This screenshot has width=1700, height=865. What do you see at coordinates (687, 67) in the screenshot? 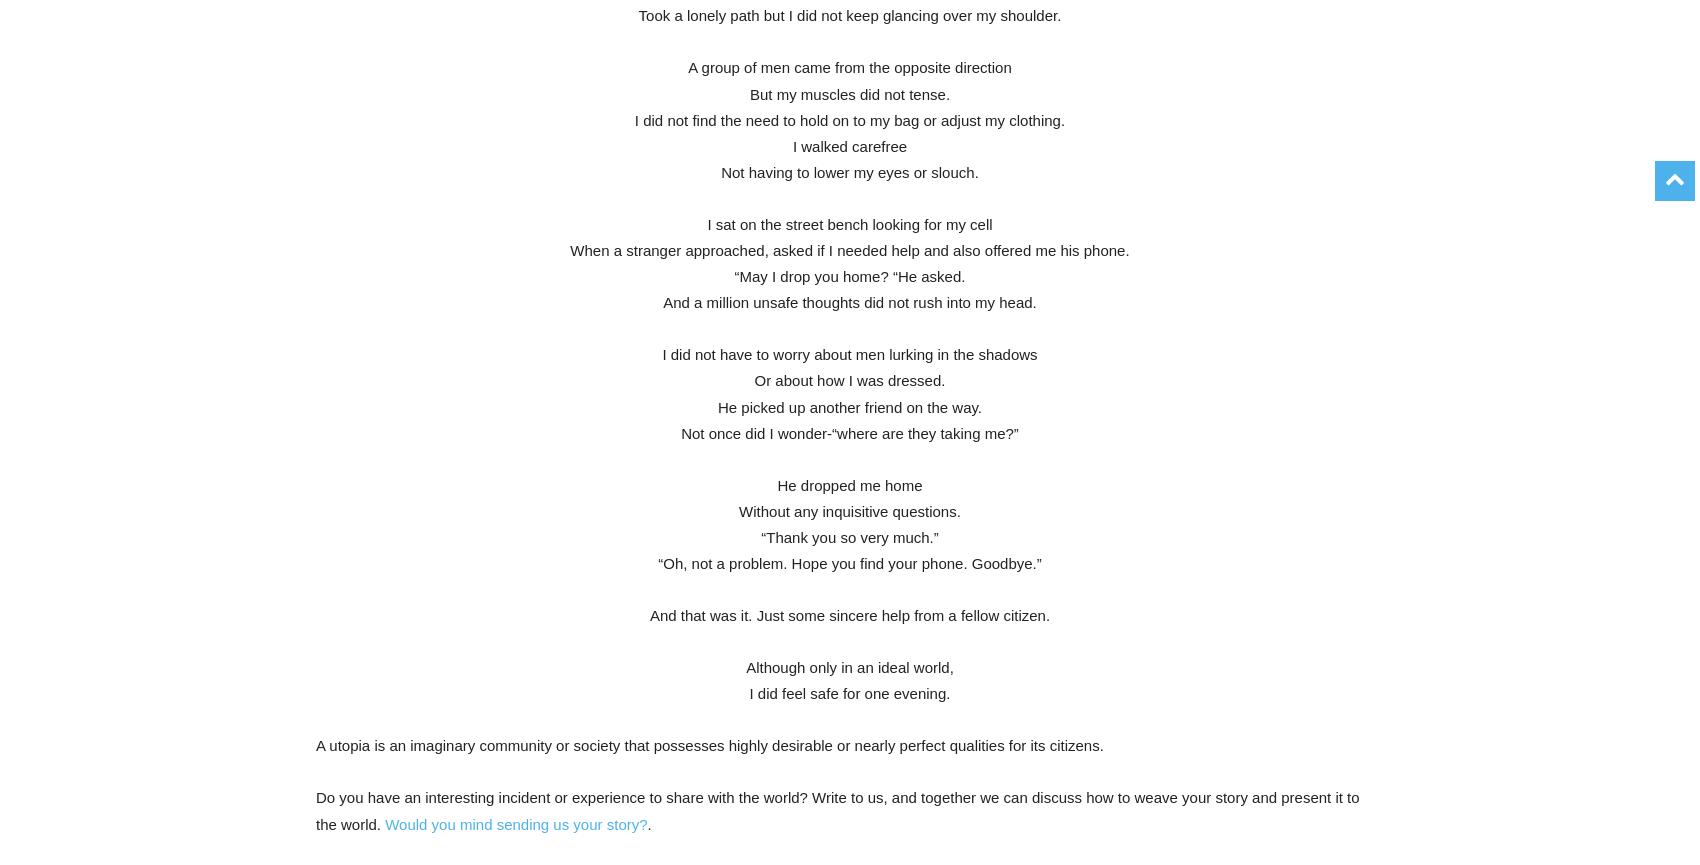
I see `'A group of men came from the opposite direction'` at bounding box center [687, 67].